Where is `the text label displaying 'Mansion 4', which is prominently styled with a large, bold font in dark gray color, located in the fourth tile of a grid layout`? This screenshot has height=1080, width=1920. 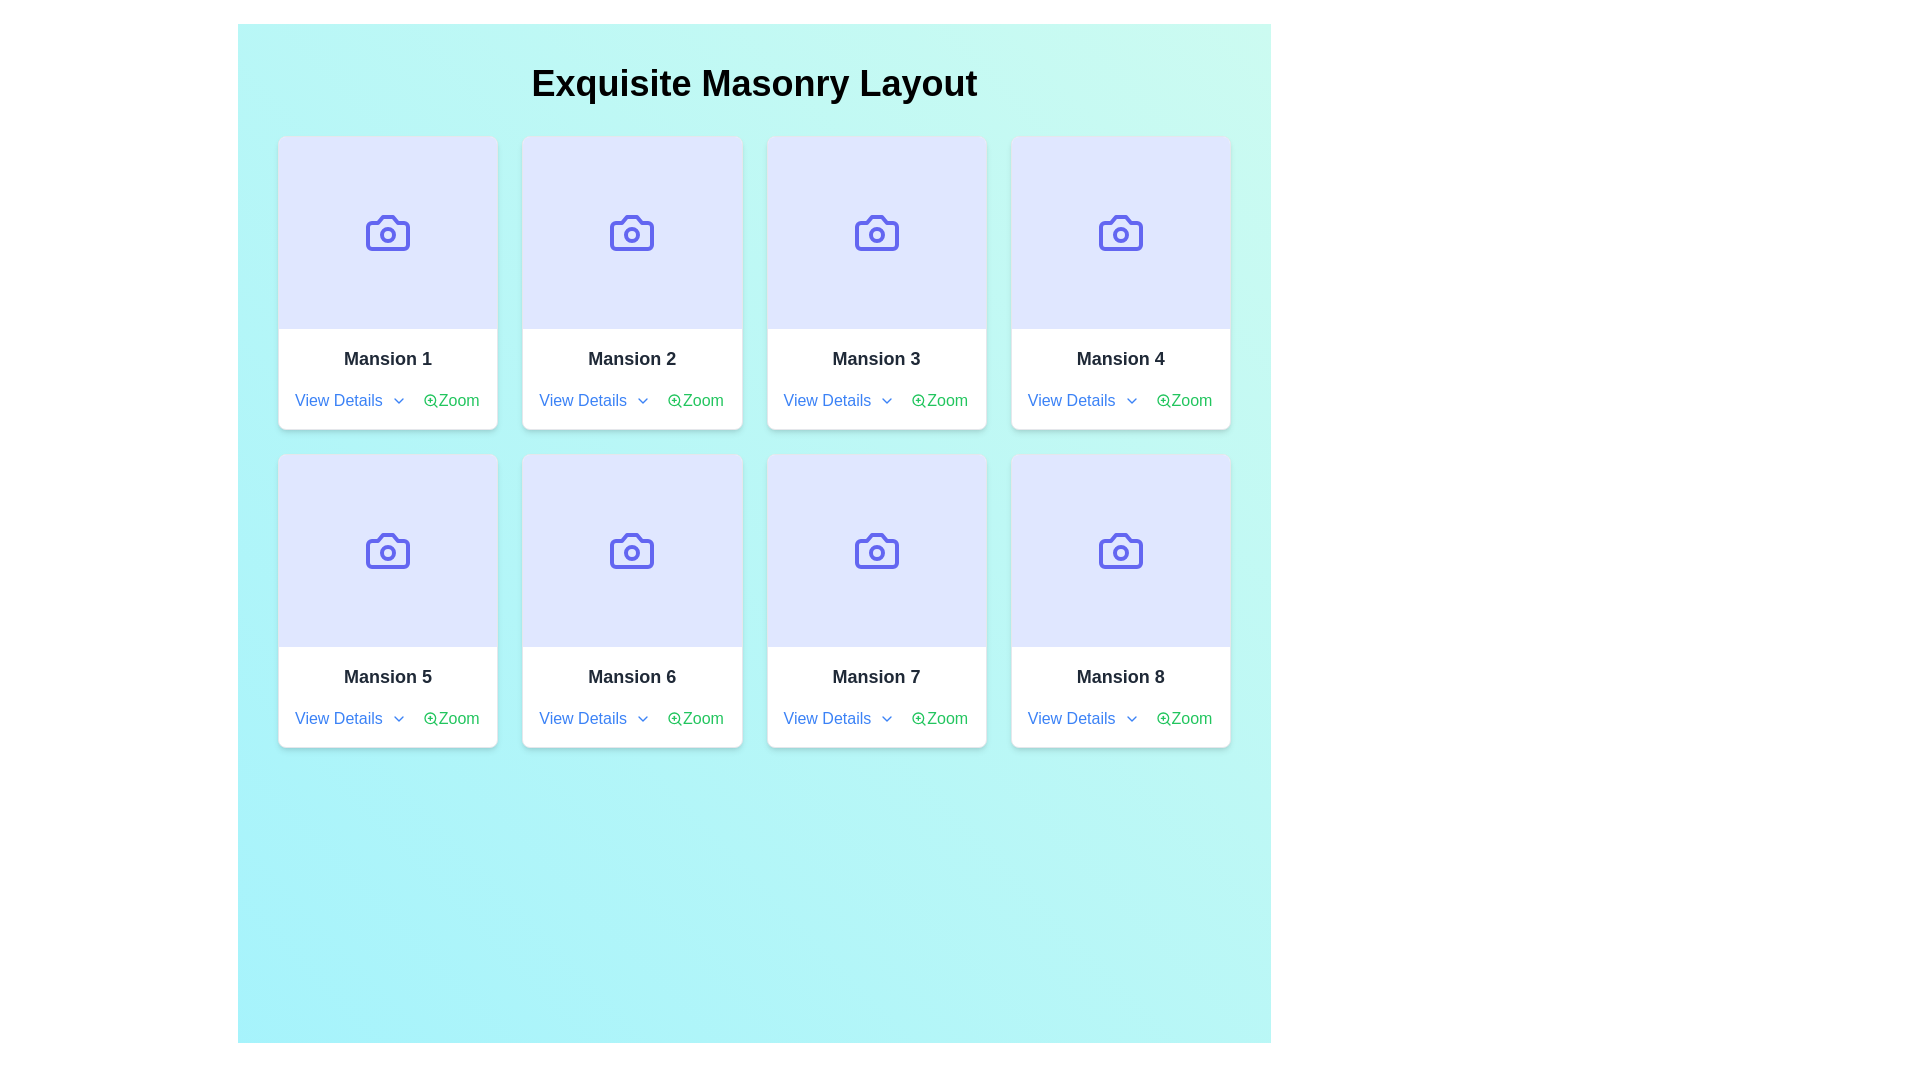
the text label displaying 'Mansion 4', which is prominently styled with a large, bold font in dark gray color, located in the fourth tile of a grid layout is located at coordinates (1120, 357).